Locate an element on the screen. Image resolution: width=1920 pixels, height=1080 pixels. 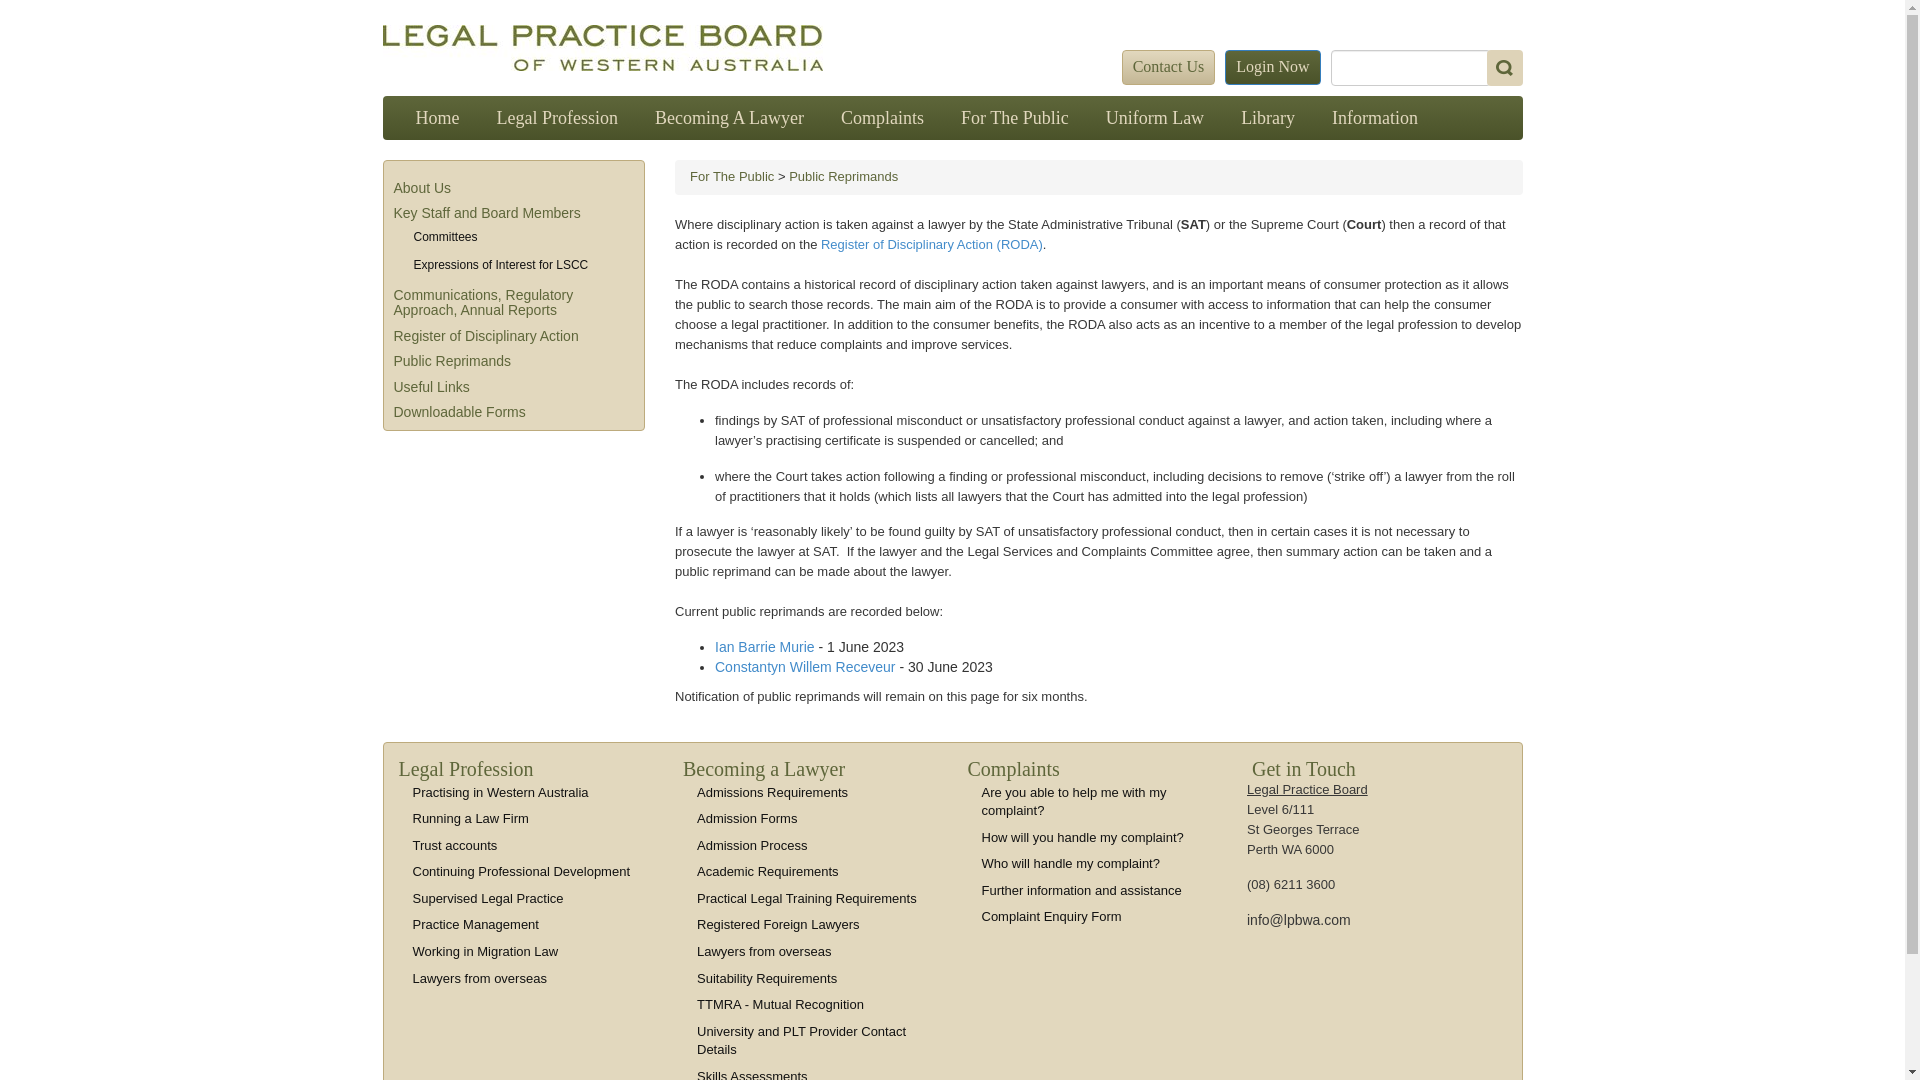
'Supervised Legal Practice' is located at coordinates (411, 897).